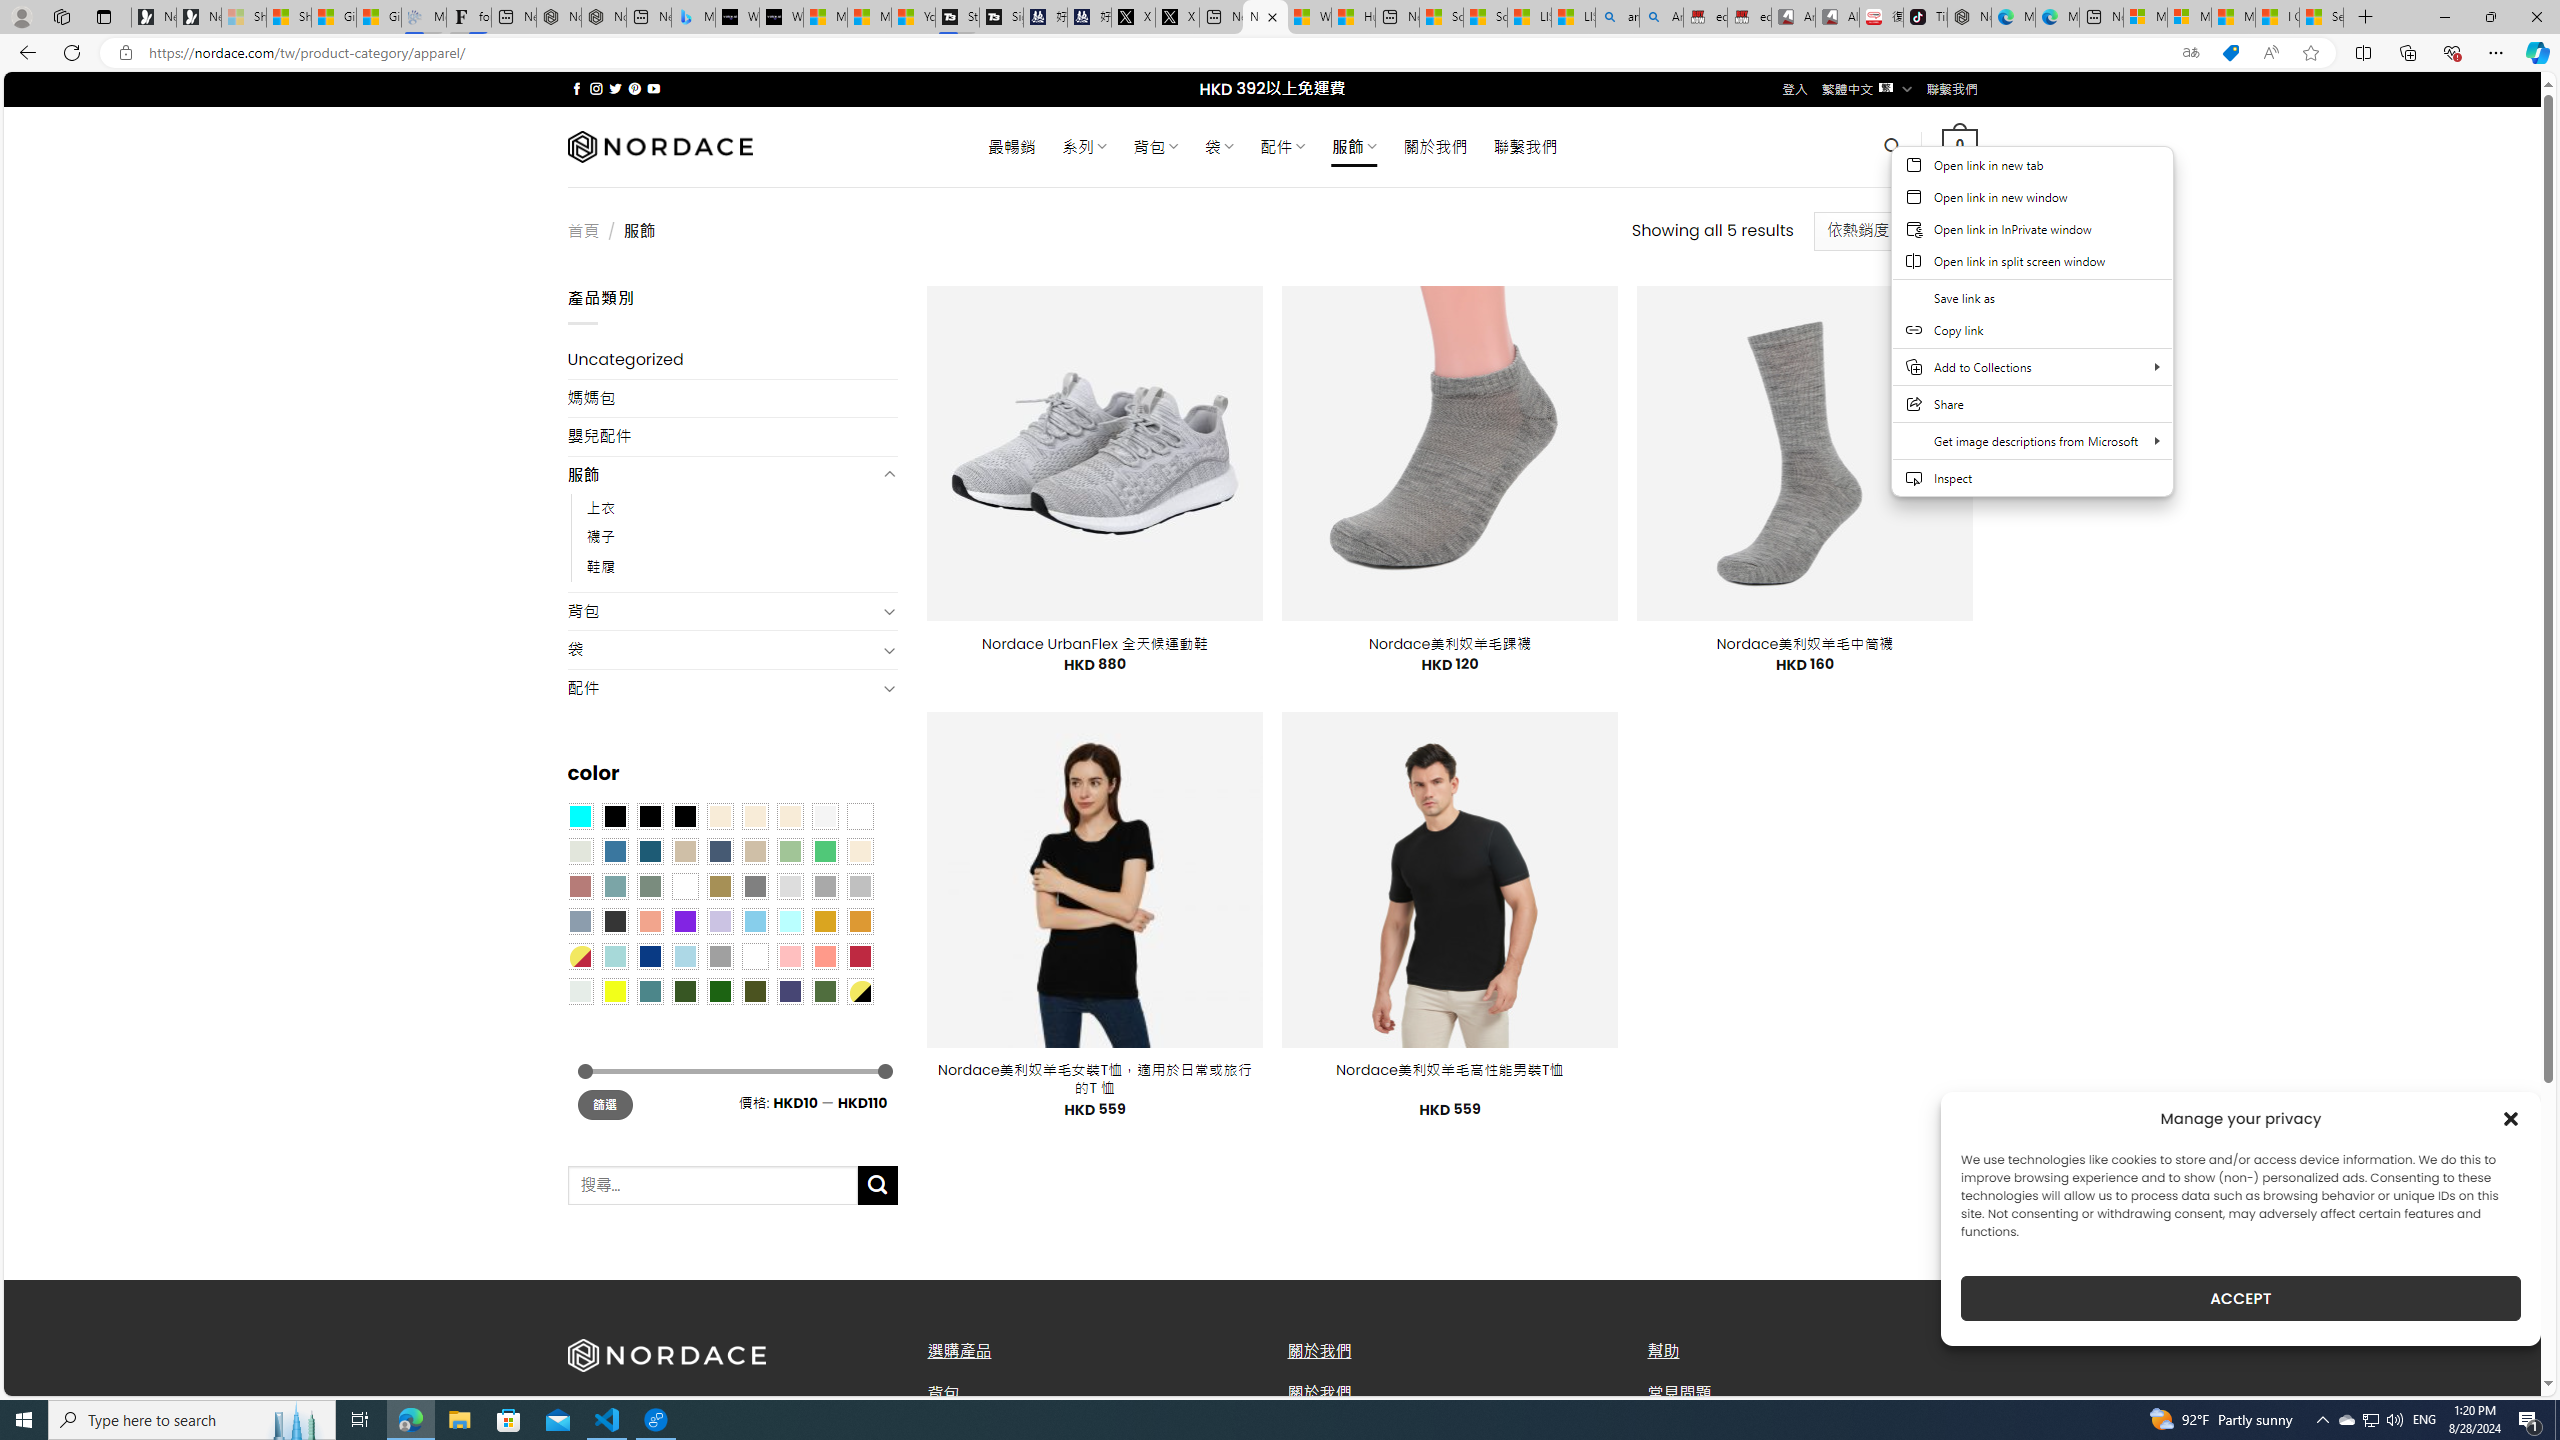  What do you see at coordinates (2190, 53) in the screenshot?
I see `'Show translate options'` at bounding box center [2190, 53].